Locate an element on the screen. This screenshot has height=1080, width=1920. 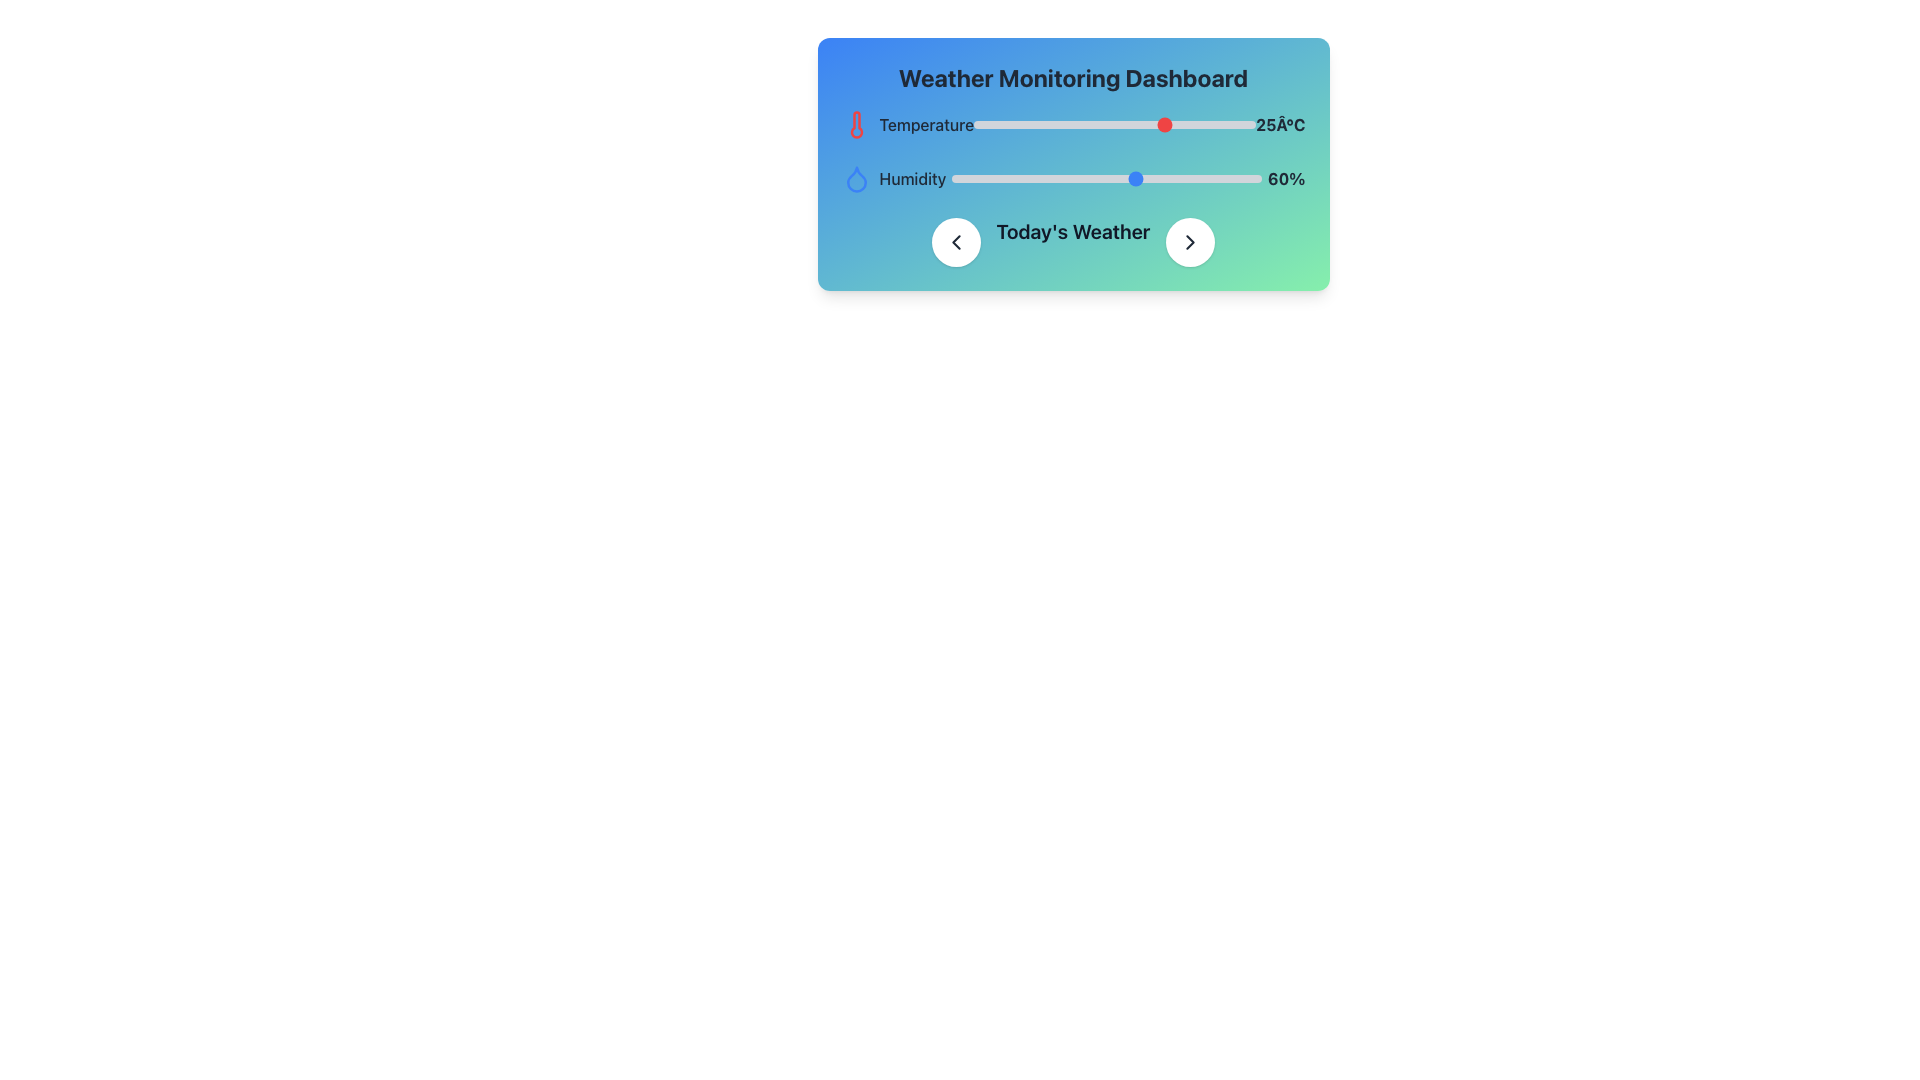
temperature is located at coordinates (1167, 124).